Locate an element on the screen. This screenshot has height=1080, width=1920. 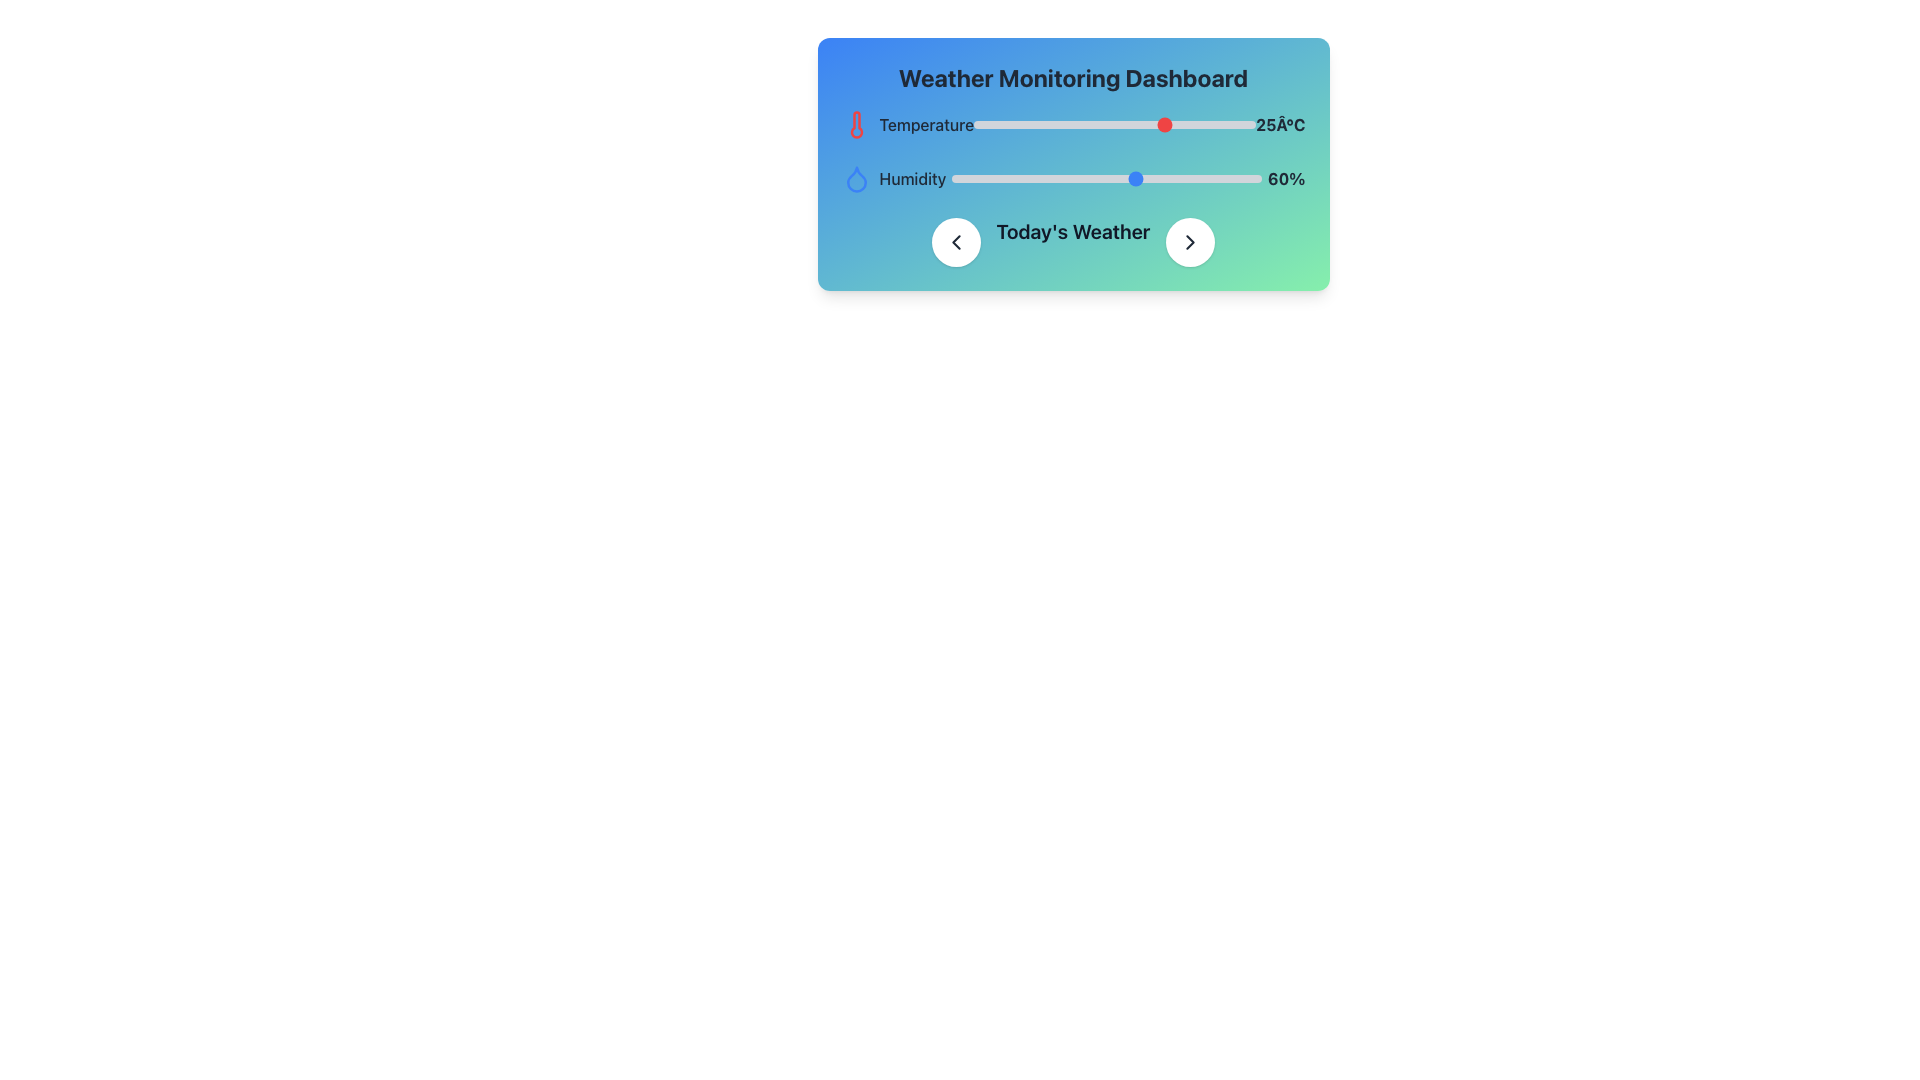
temperature is located at coordinates (1167, 124).